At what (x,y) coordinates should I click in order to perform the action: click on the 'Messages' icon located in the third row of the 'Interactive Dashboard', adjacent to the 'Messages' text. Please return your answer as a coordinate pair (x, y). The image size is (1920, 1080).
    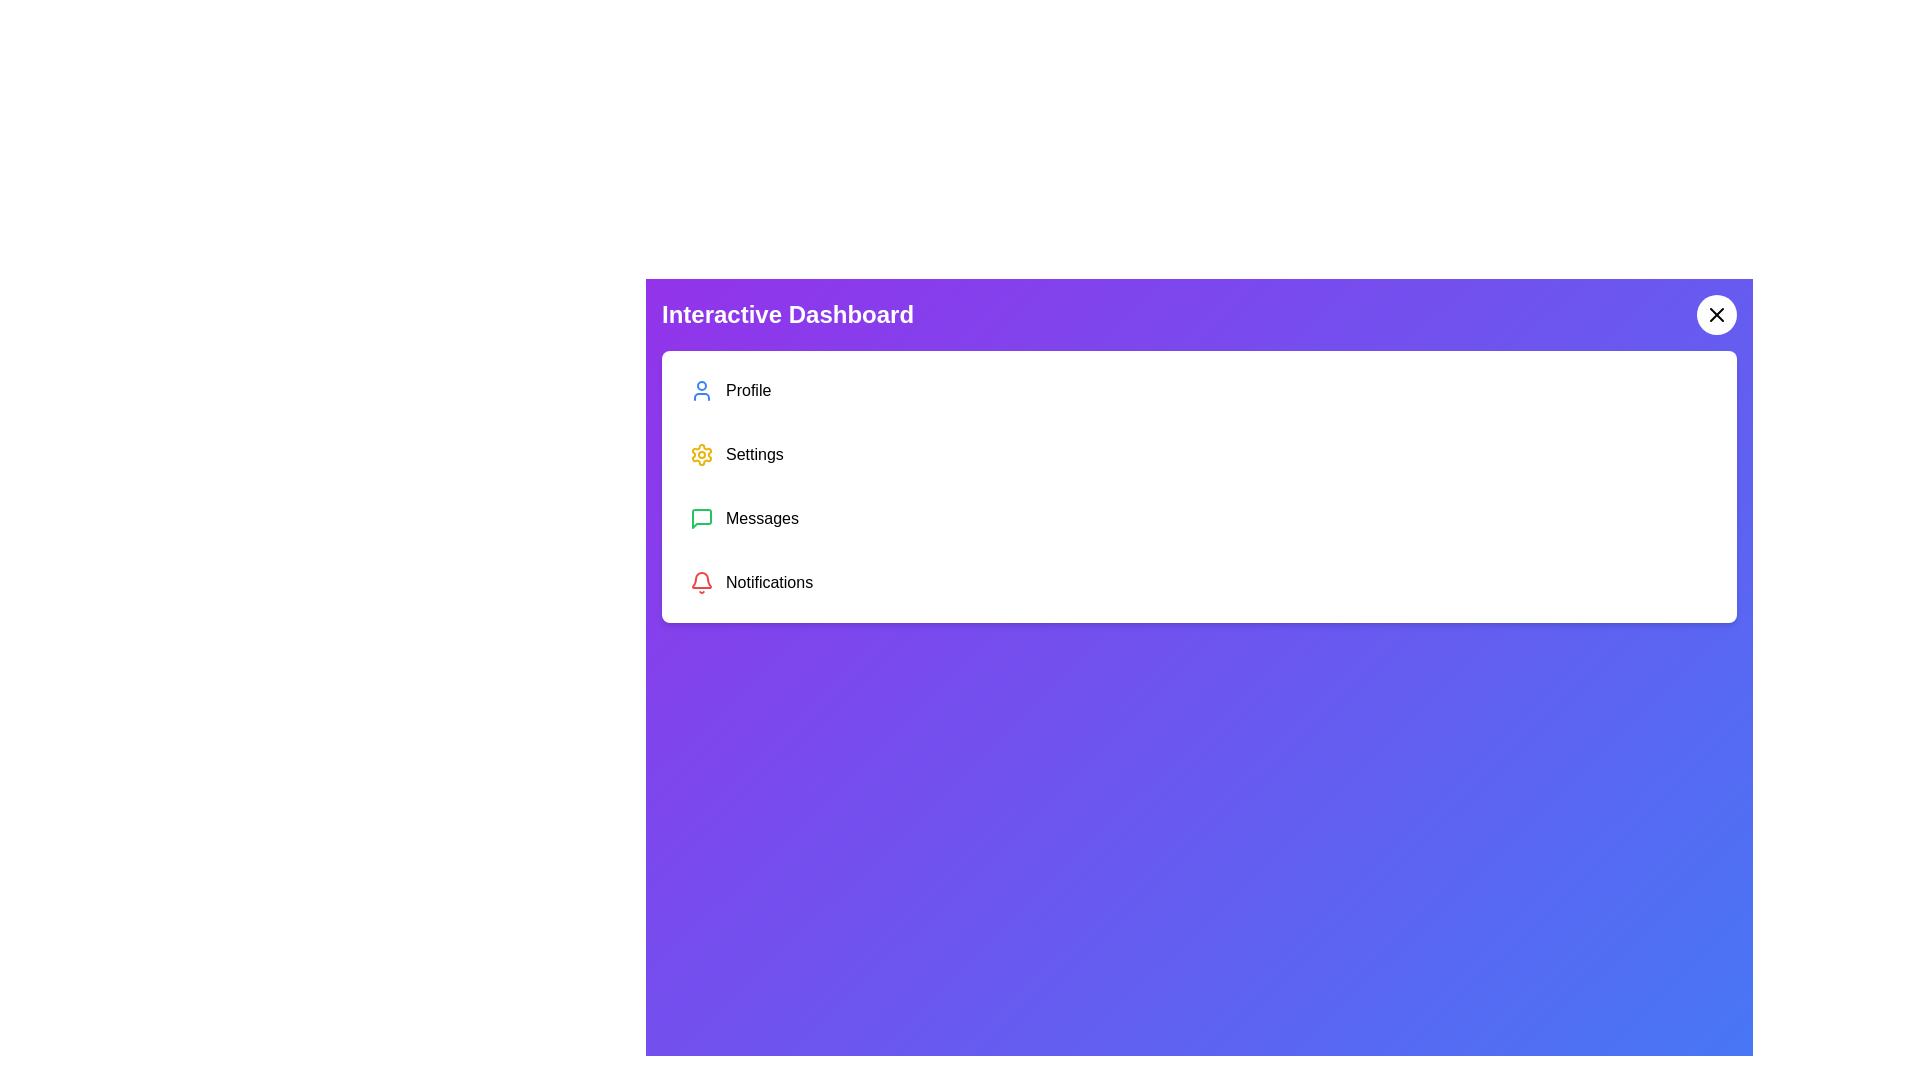
    Looking at the image, I should click on (701, 518).